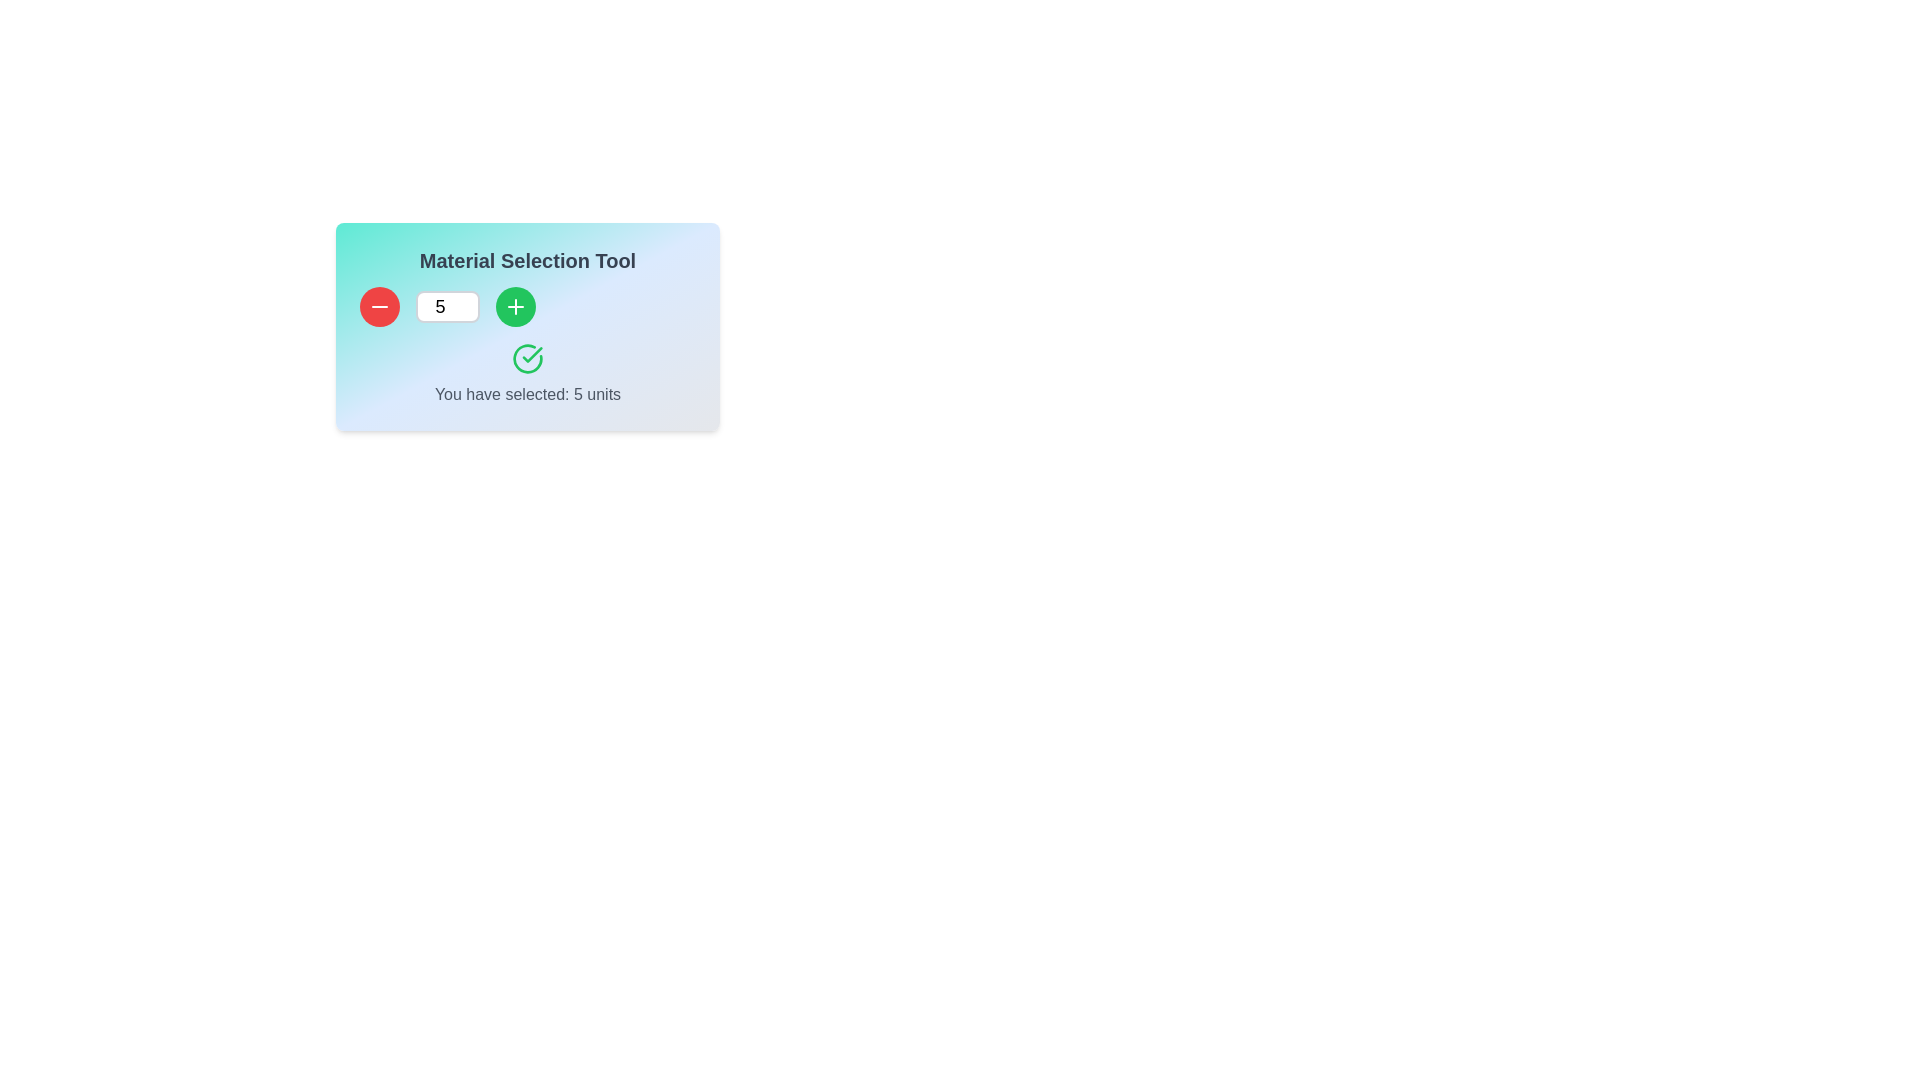 This screenshot has width=1920, height=1080. Describe the element at coordinates (528, 374) in the screenshot. I see `the informational message indicating the current selection of '5 units' located within the 'Material Selection Tool' card, situated below the numeric input field` at that location.